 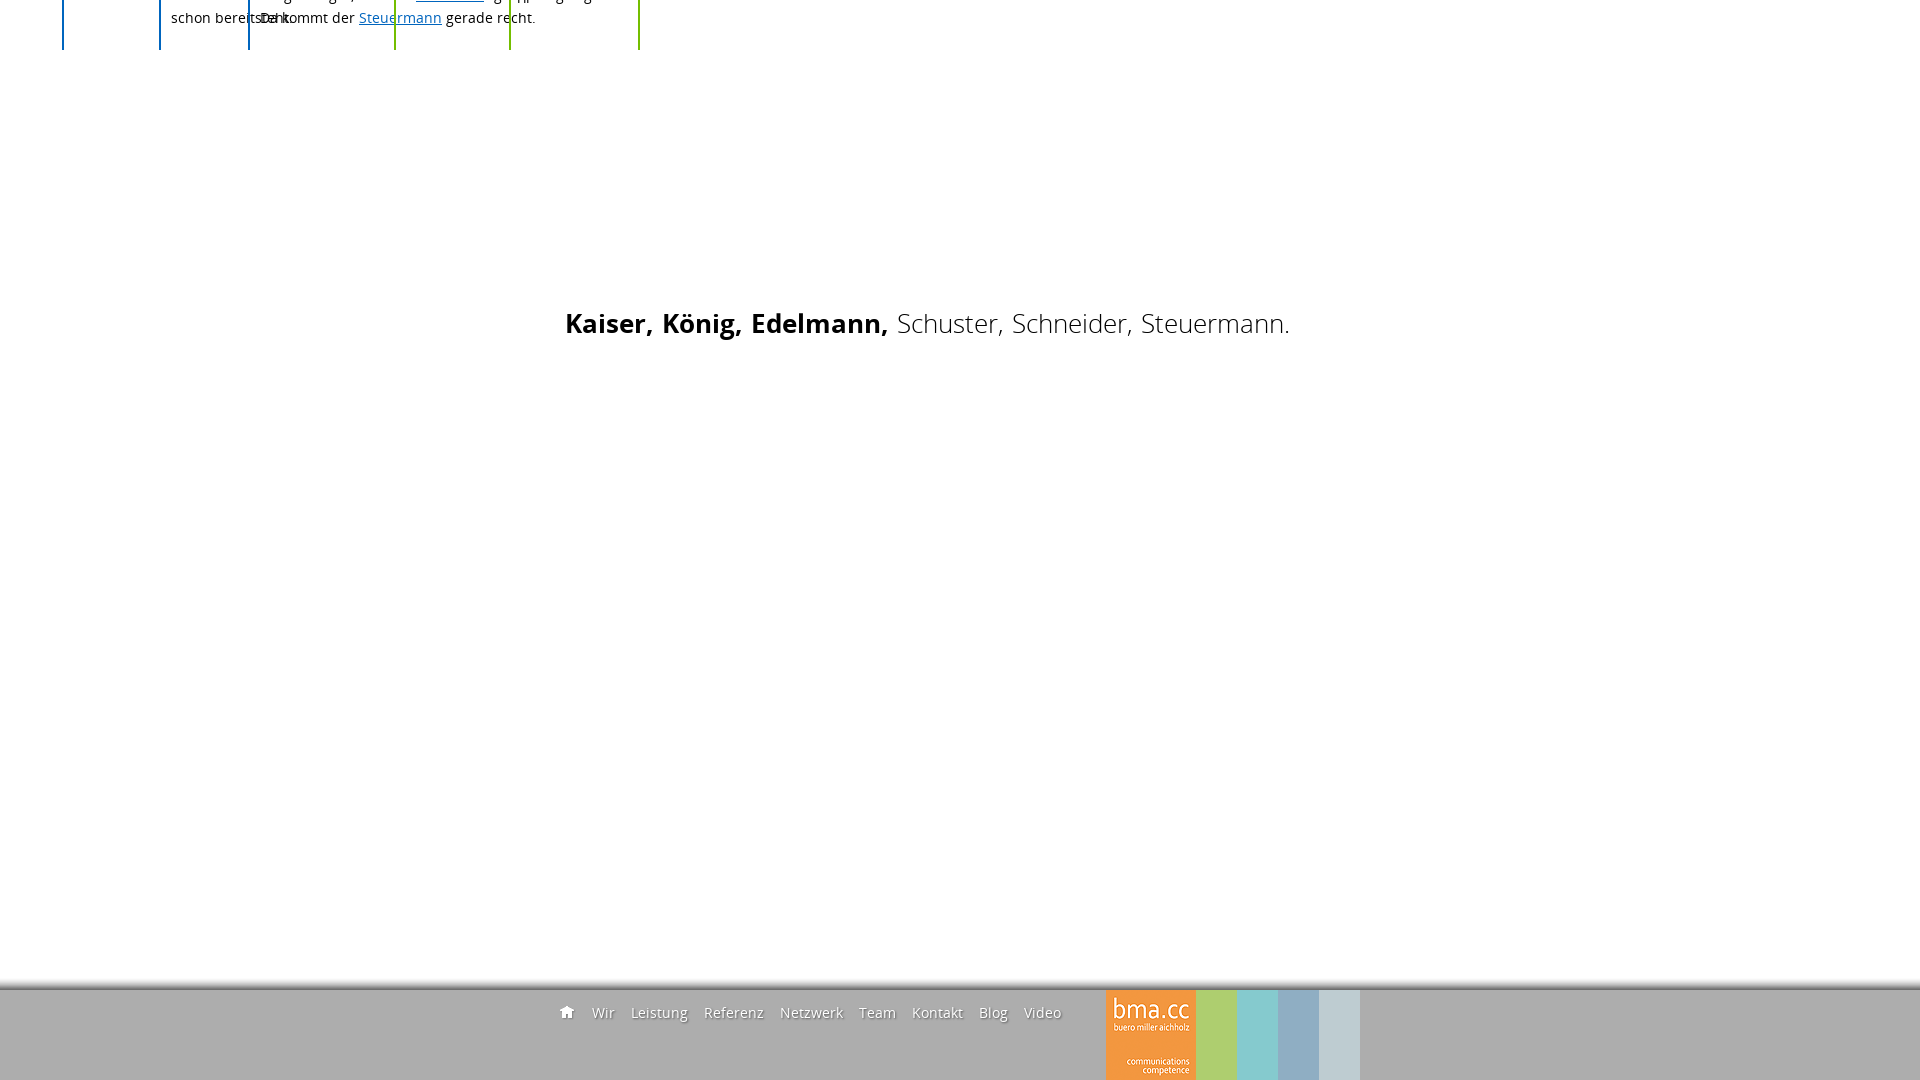 I want to click on 'Wir', so click(x=602, y=1012).